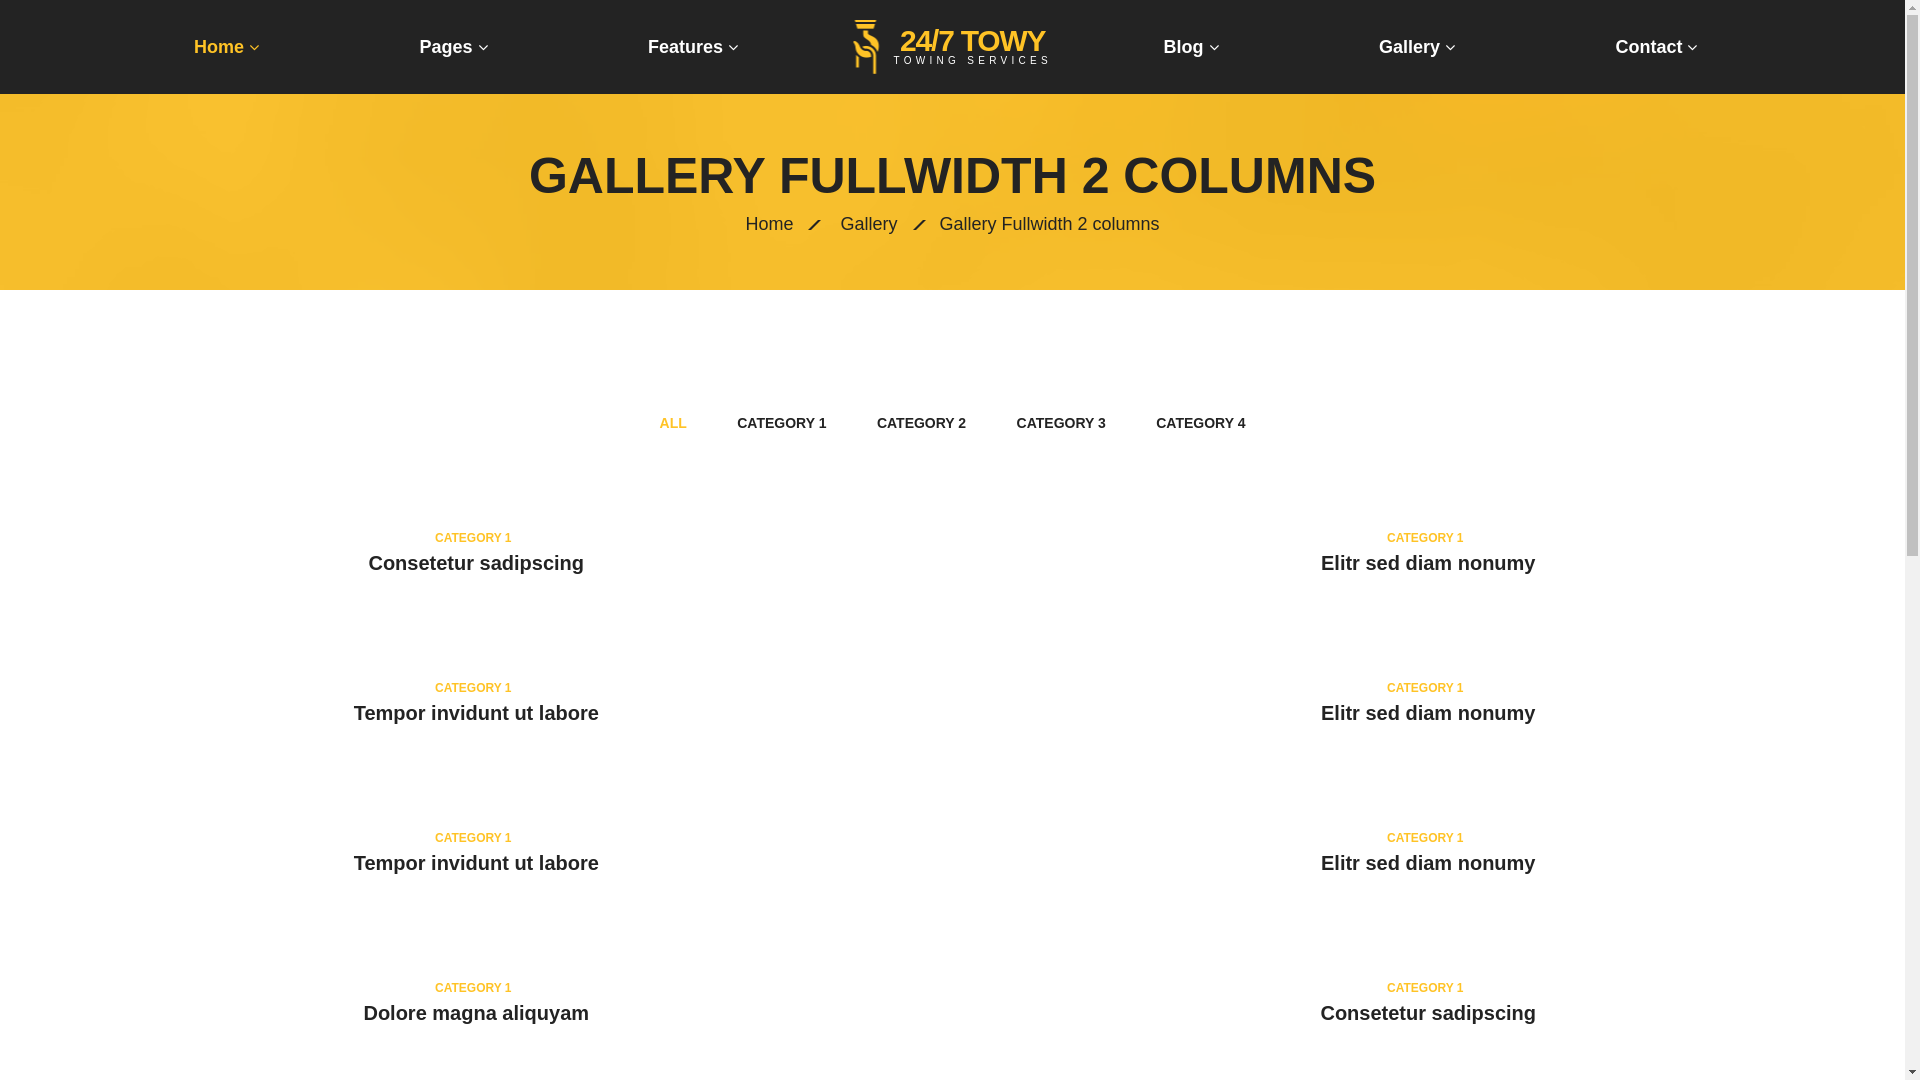  Describe the element at coordinates (868, 223) in the screenshot. I see `'Gallery'` at that location.